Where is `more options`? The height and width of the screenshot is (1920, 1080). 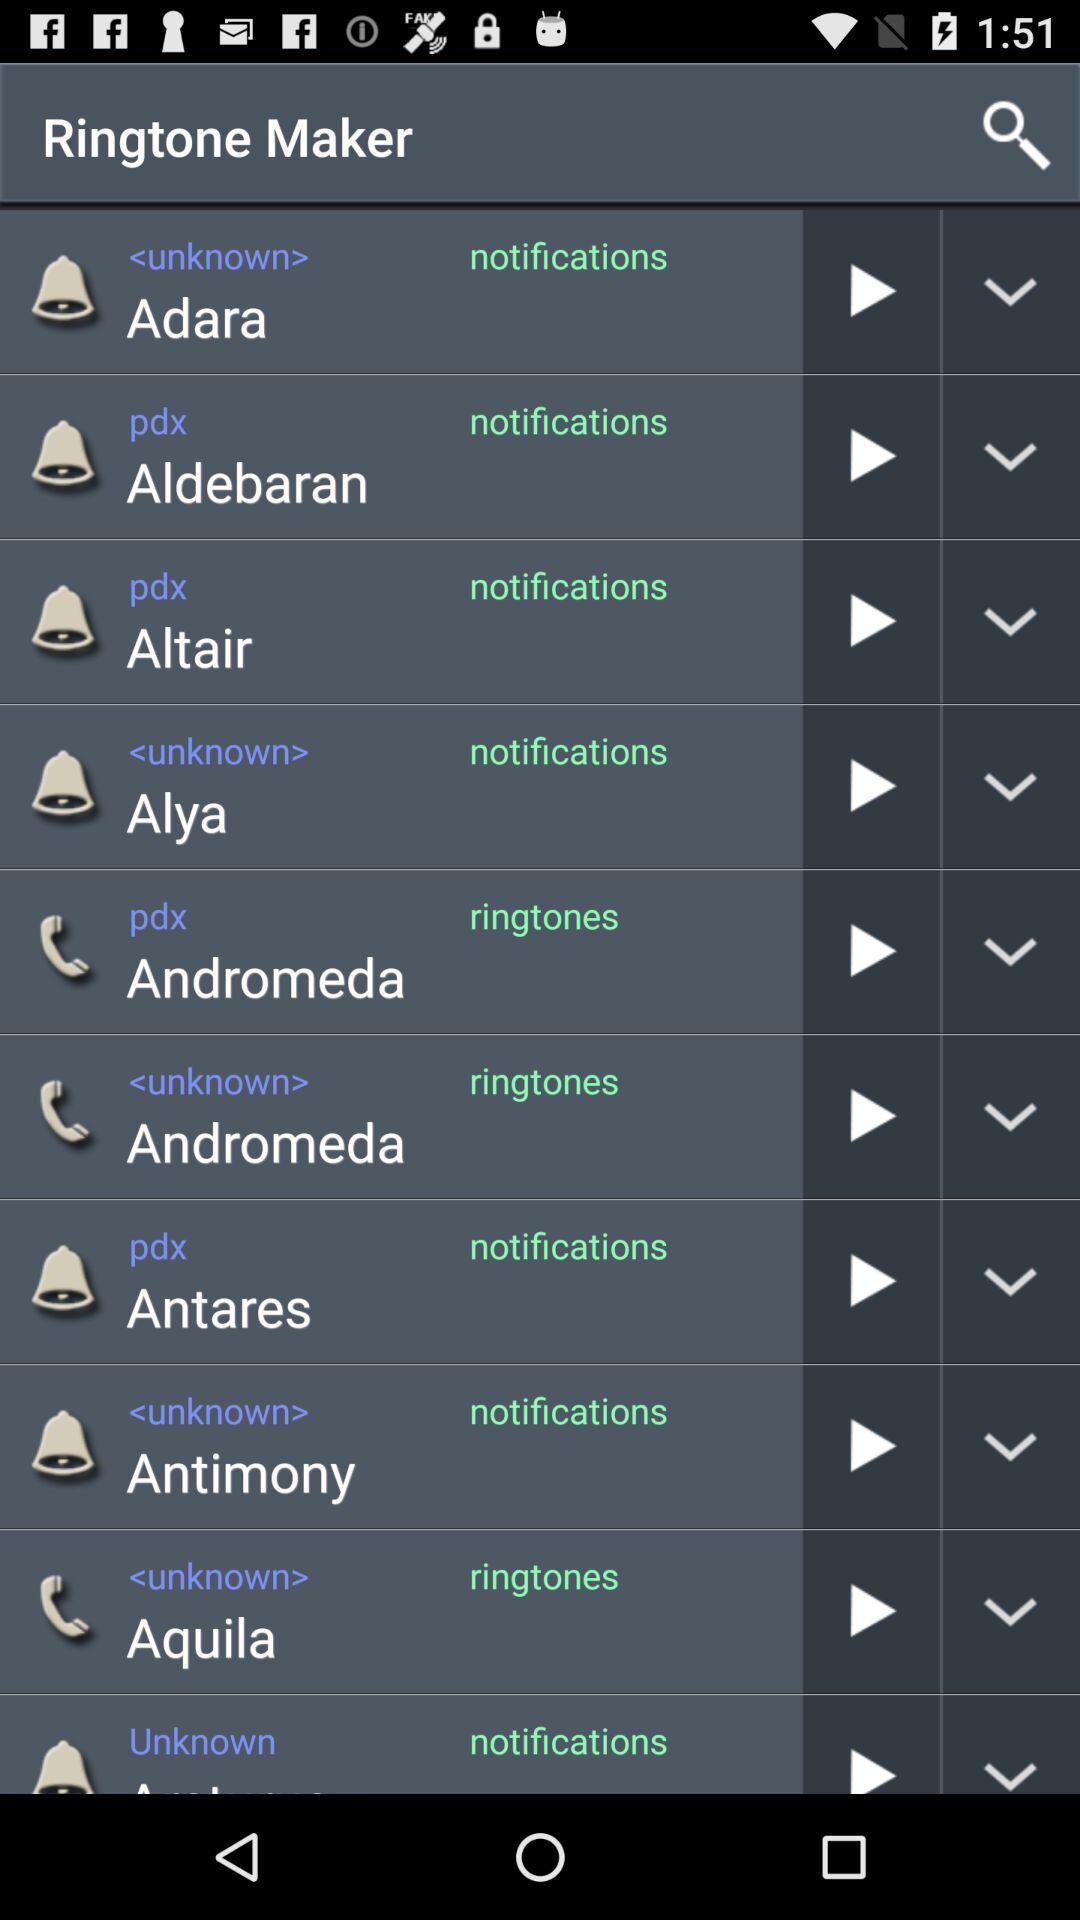 more options is located at coordinates (1011, 950).